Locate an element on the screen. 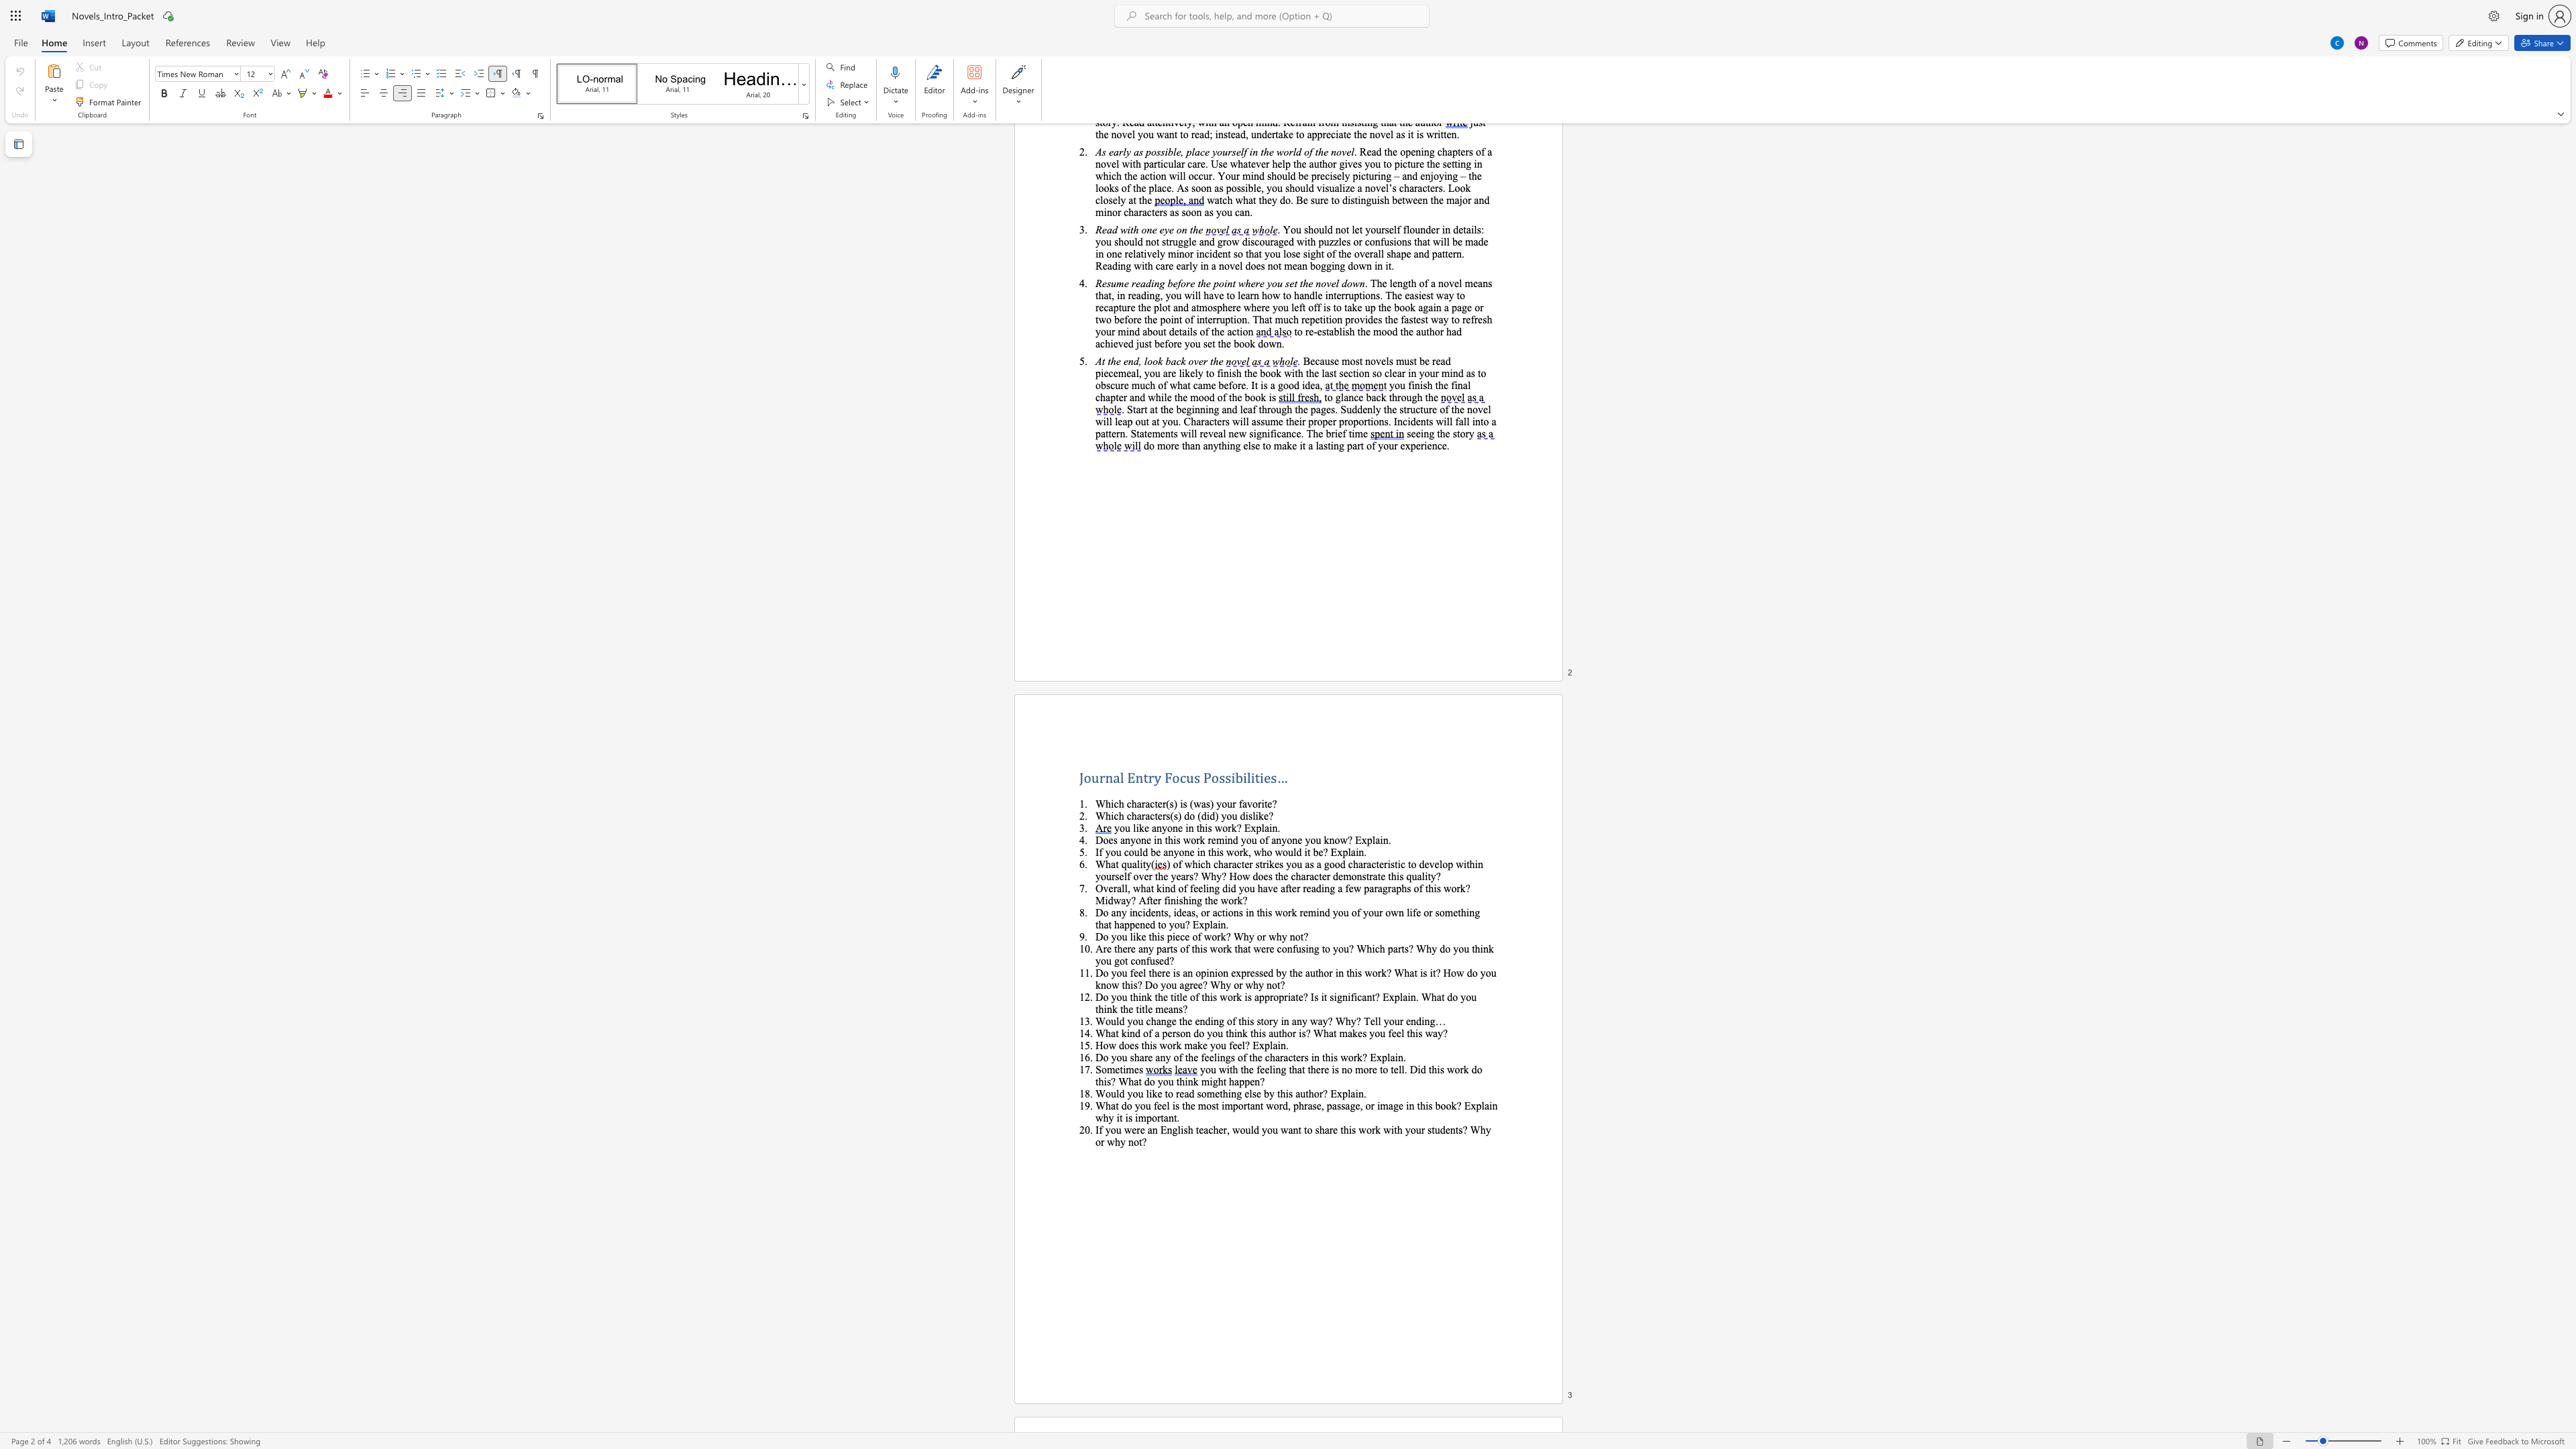  the subset text "qualit" within the text "this quality?" is located at coordinates (1405, 875).